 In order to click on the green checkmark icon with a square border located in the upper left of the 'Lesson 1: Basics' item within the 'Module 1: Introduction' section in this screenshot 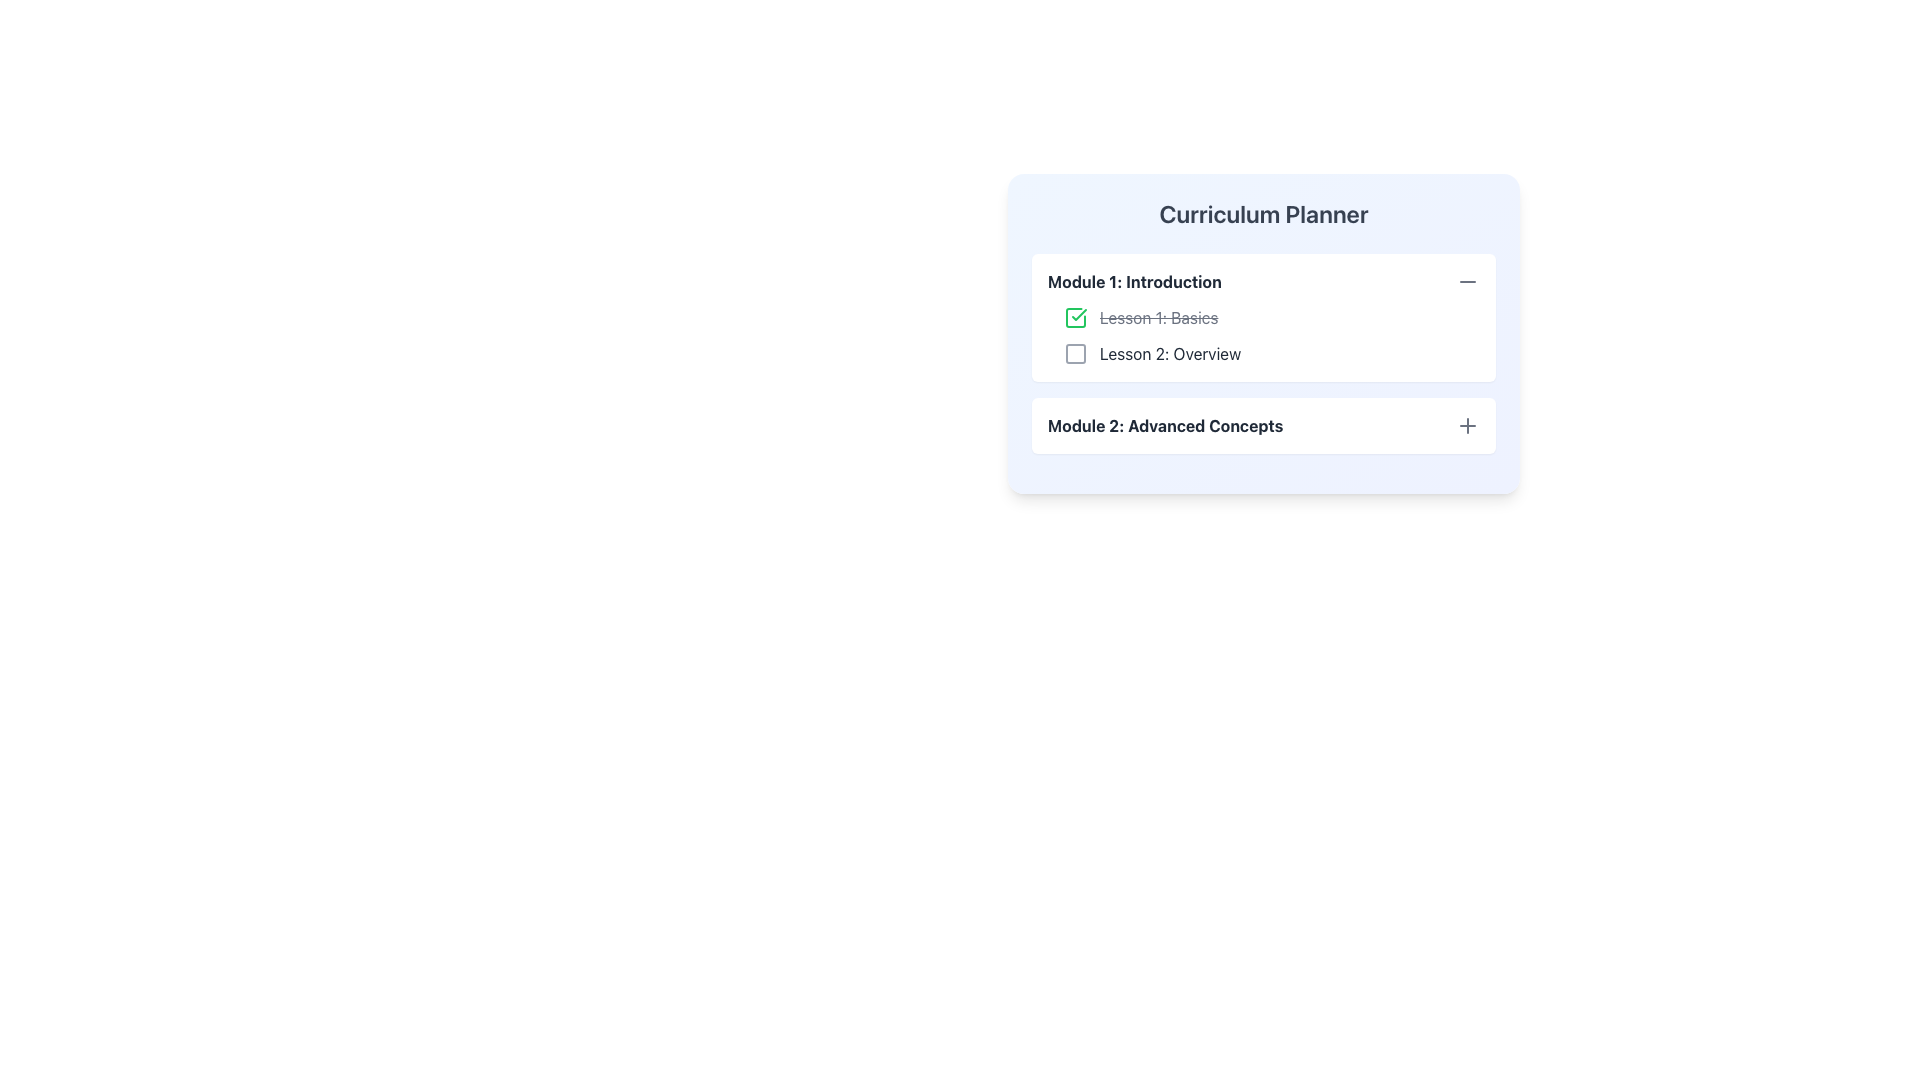, I will do `click(1074, 316)`.